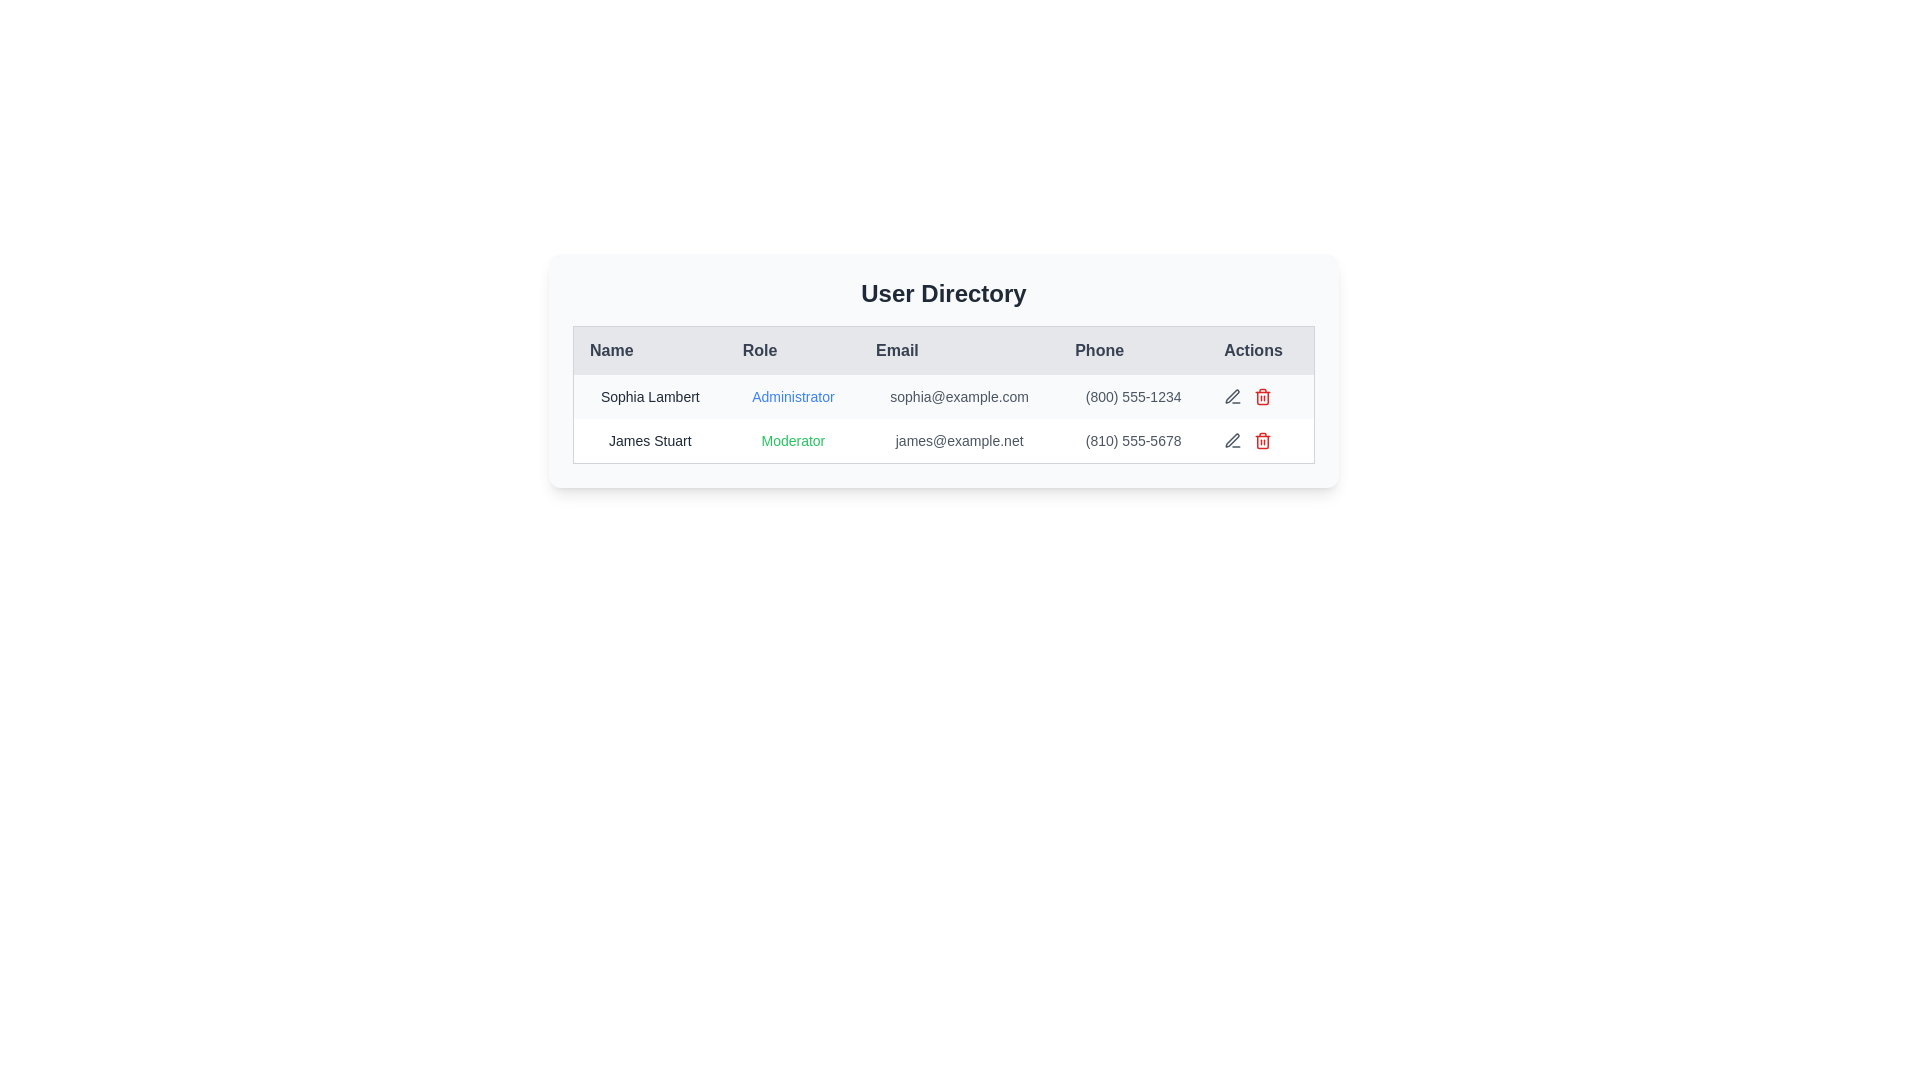  Describe the element at coordinates (1260, 397) in the screenshot. I see `the delete icon button located at the rightmost end of the first row in the 'Actions' column of the user directory table` at that location.